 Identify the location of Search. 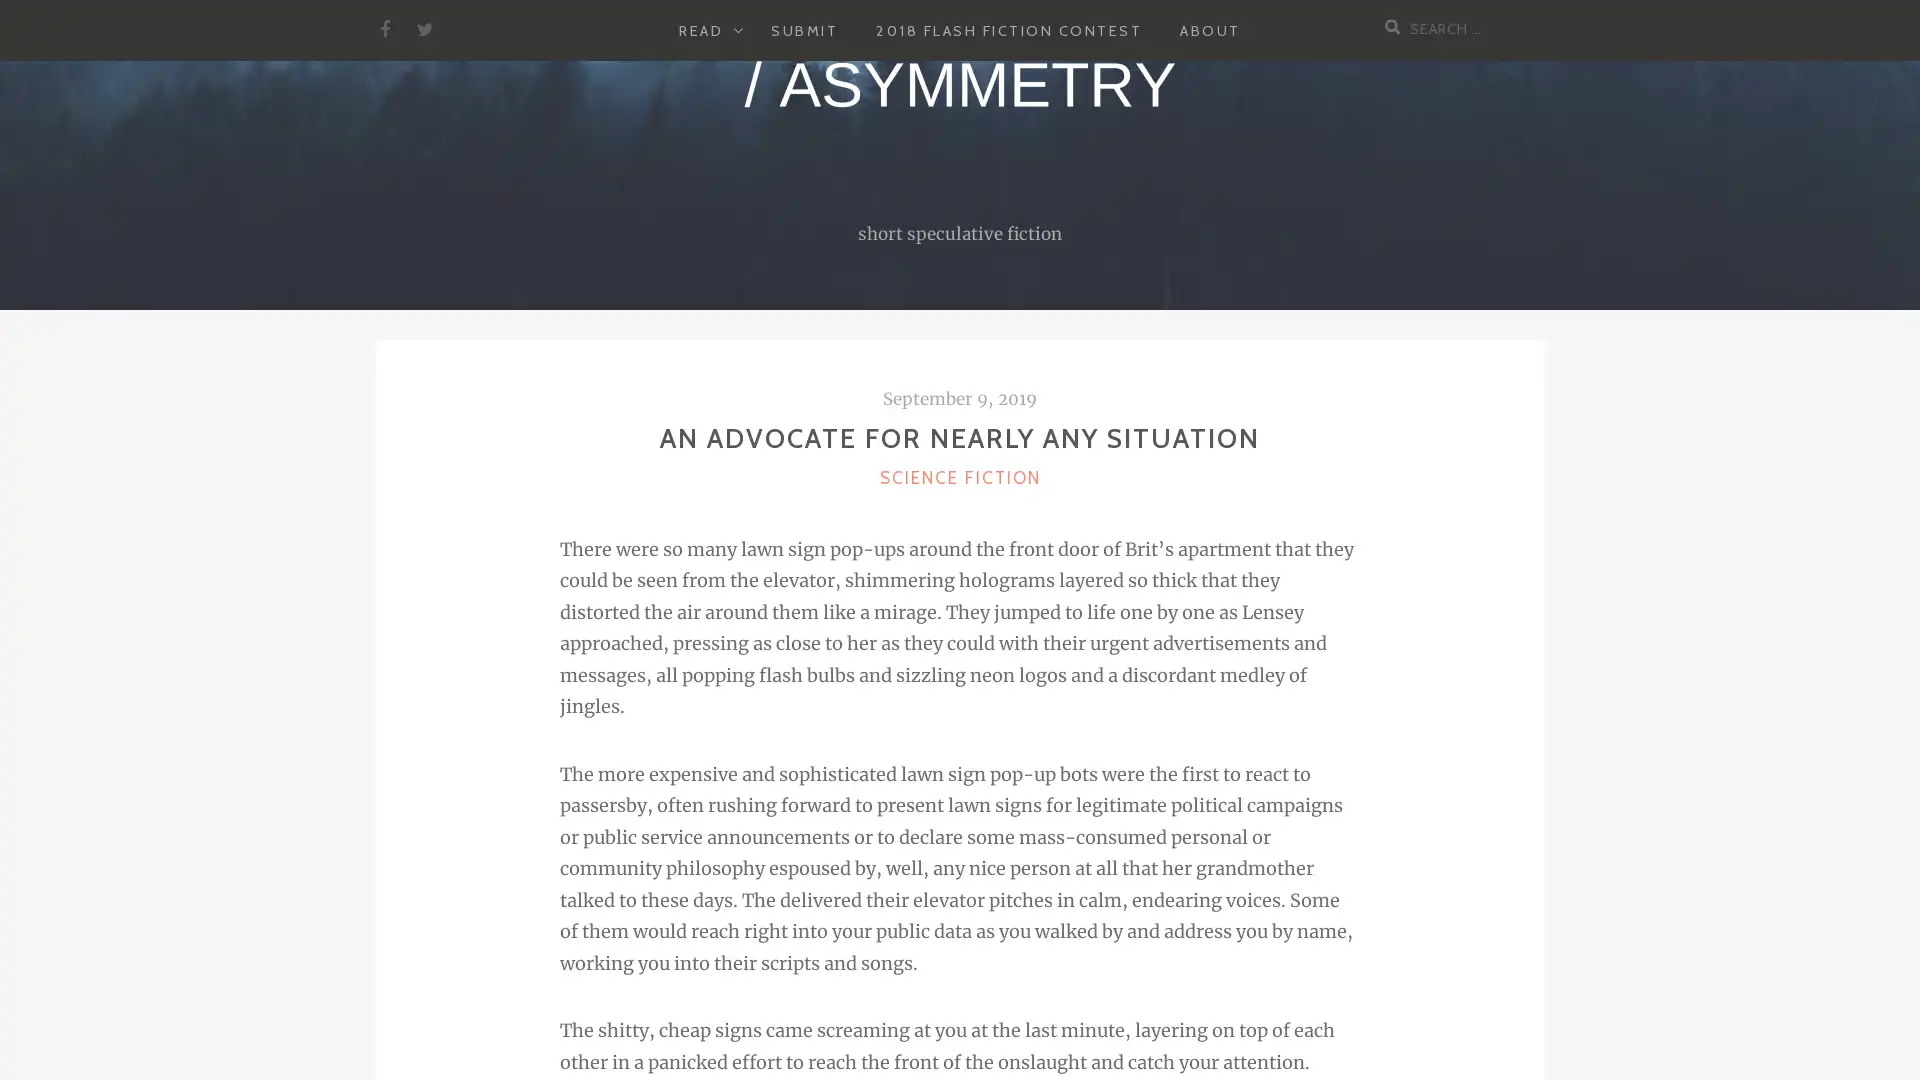
(1394, 26).